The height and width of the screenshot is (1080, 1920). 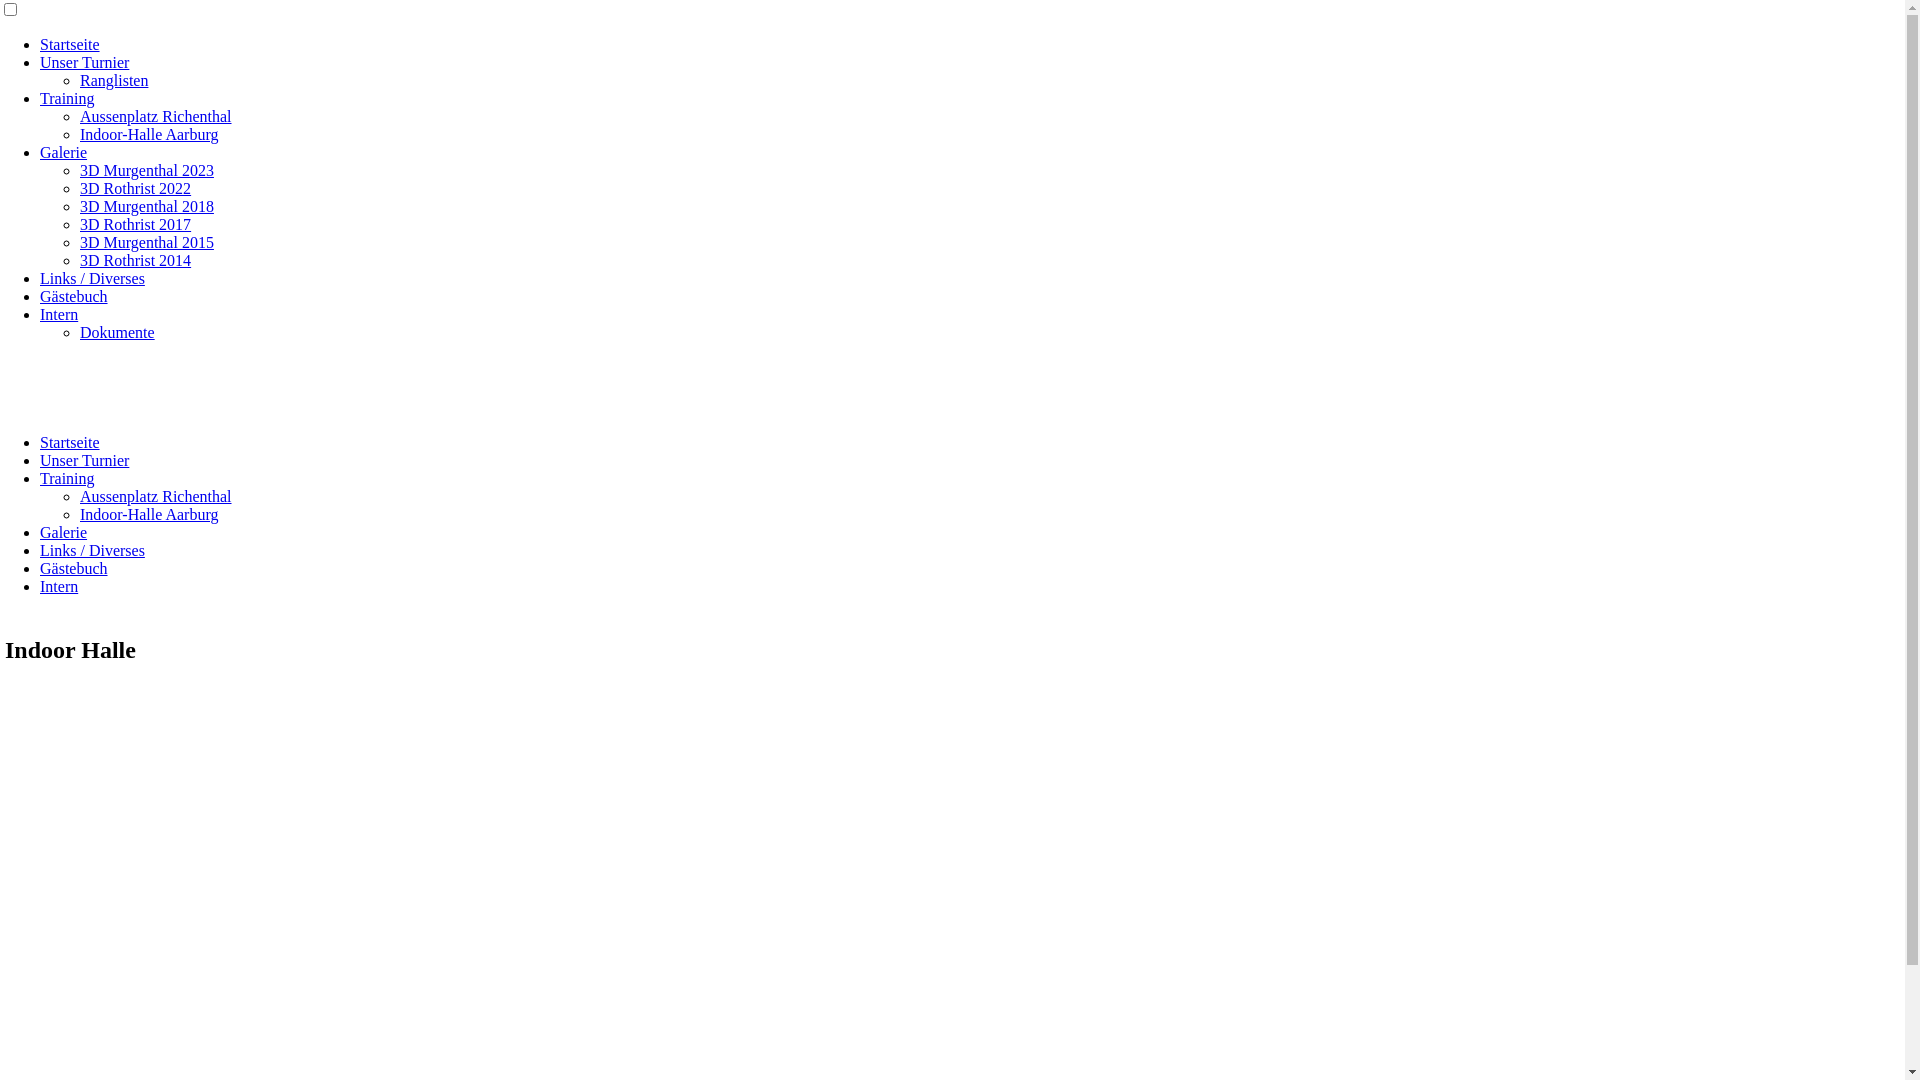 I want to click on 'Unser Turnier', so click(x=83, y=61).